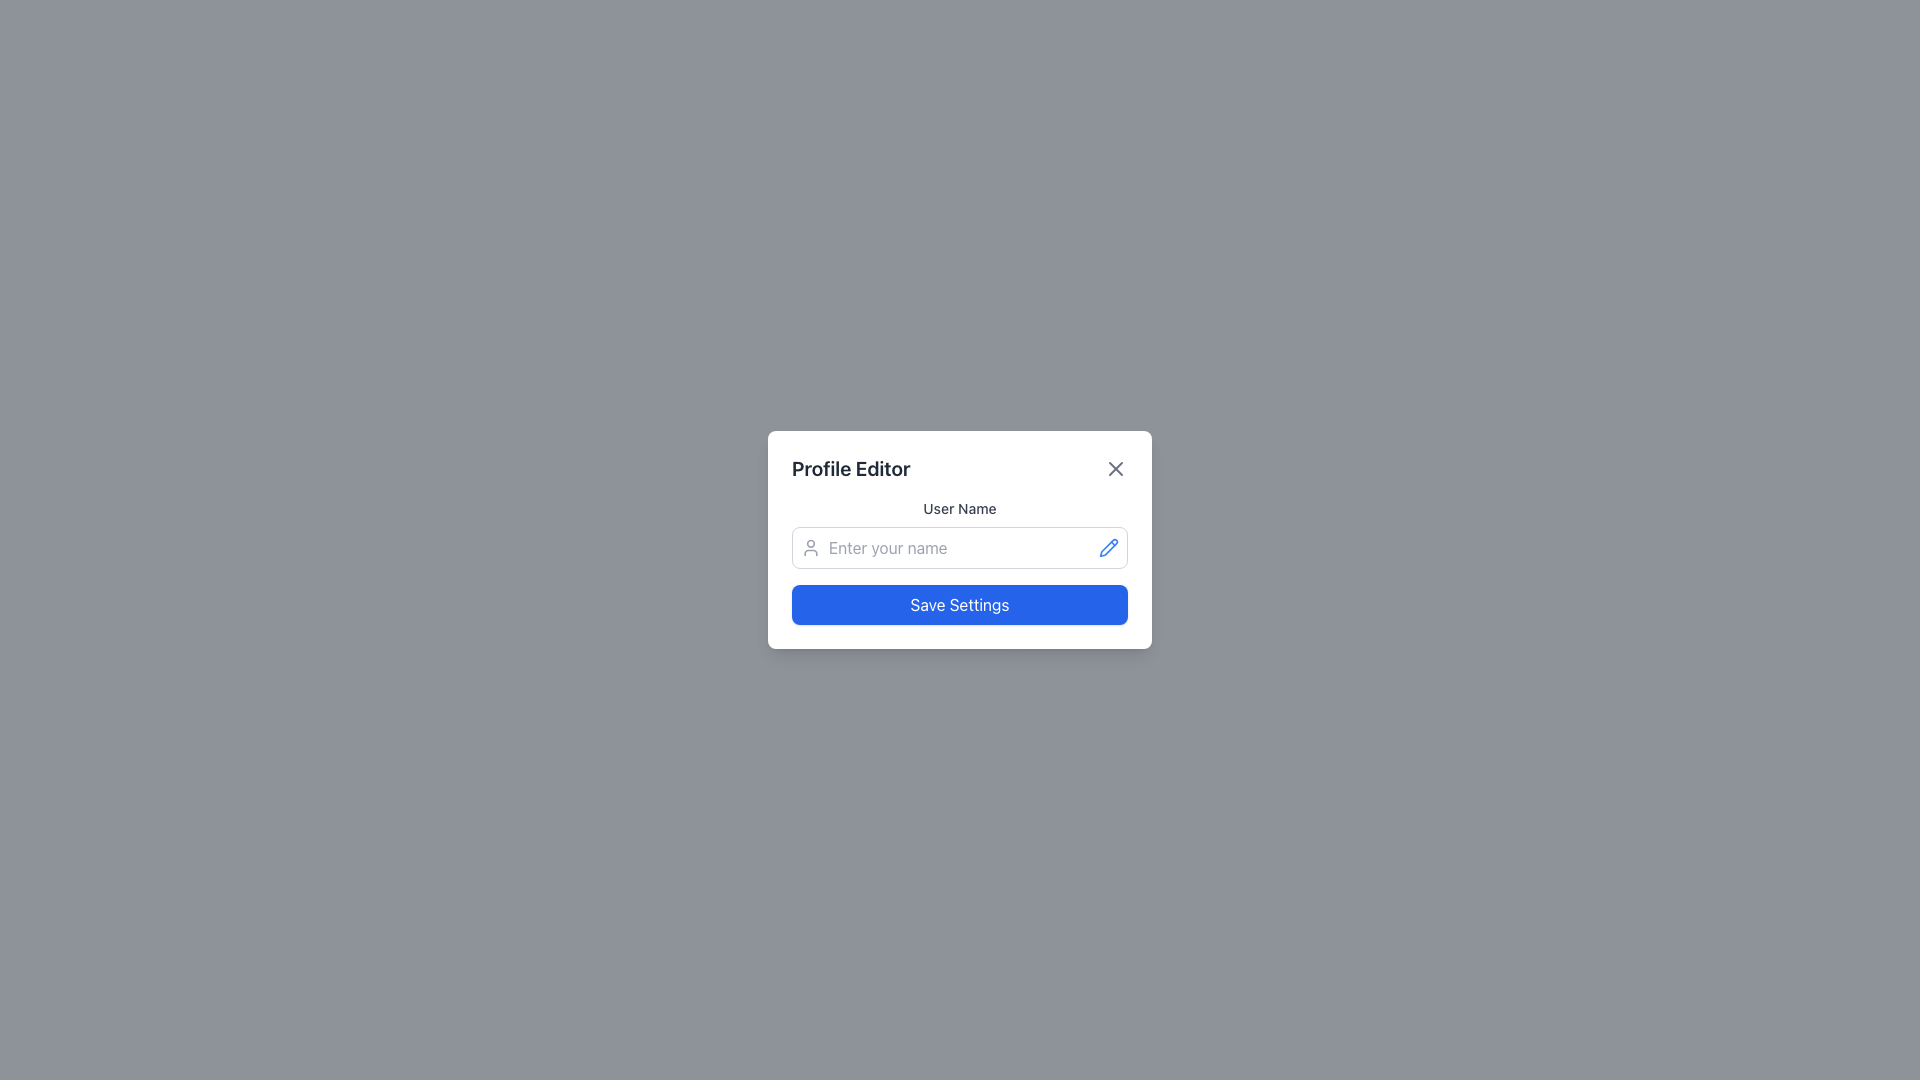 This screenshot has height=1080, width=1920. Describe the element at coordinates (1115, 469) in the screenshot. I see `the close button icon located in the top-right corner of the 'Profile Editor' dialog` at that location.